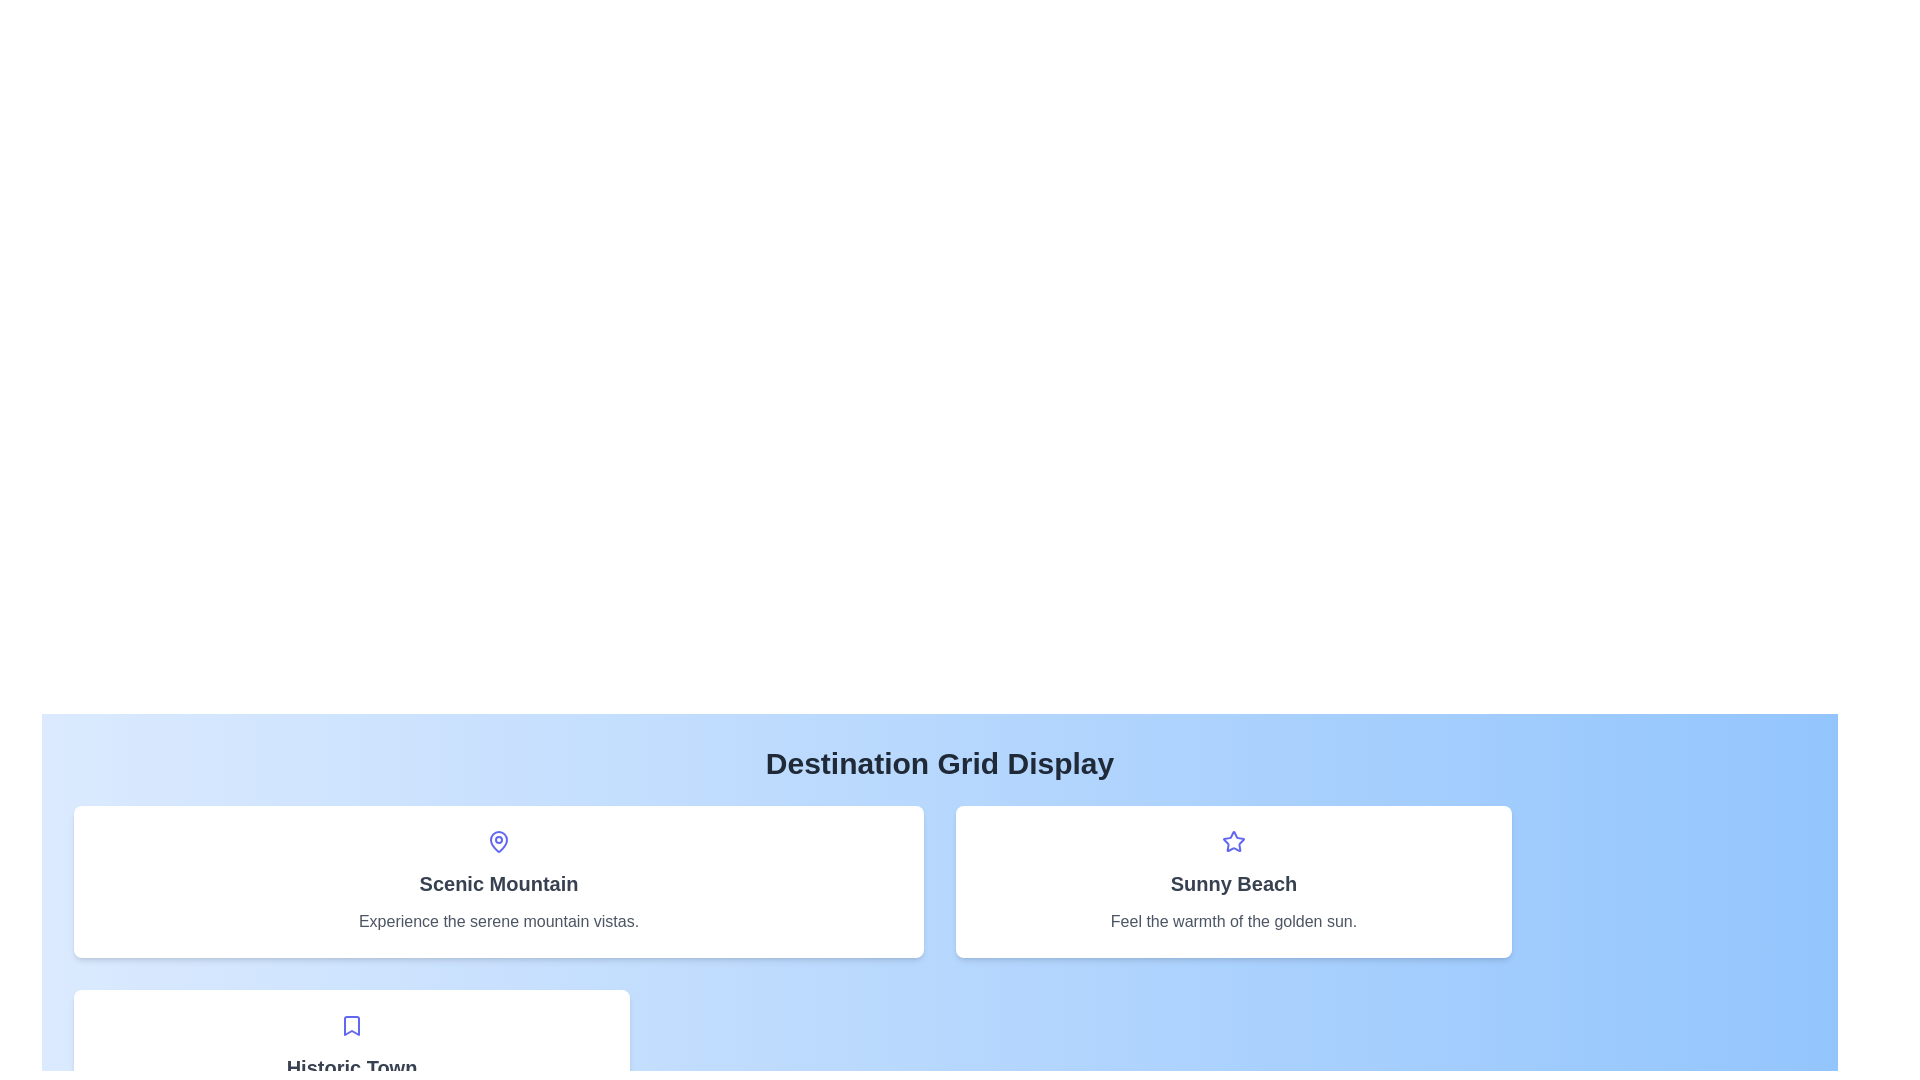 This screenshot has width=1920, height=1080. Describe the element at coordinates (499, 841) in the screenshot. I see `the indigo decorative pin icon centered above the 'Scenic Mountain' text in the card section` at that location.